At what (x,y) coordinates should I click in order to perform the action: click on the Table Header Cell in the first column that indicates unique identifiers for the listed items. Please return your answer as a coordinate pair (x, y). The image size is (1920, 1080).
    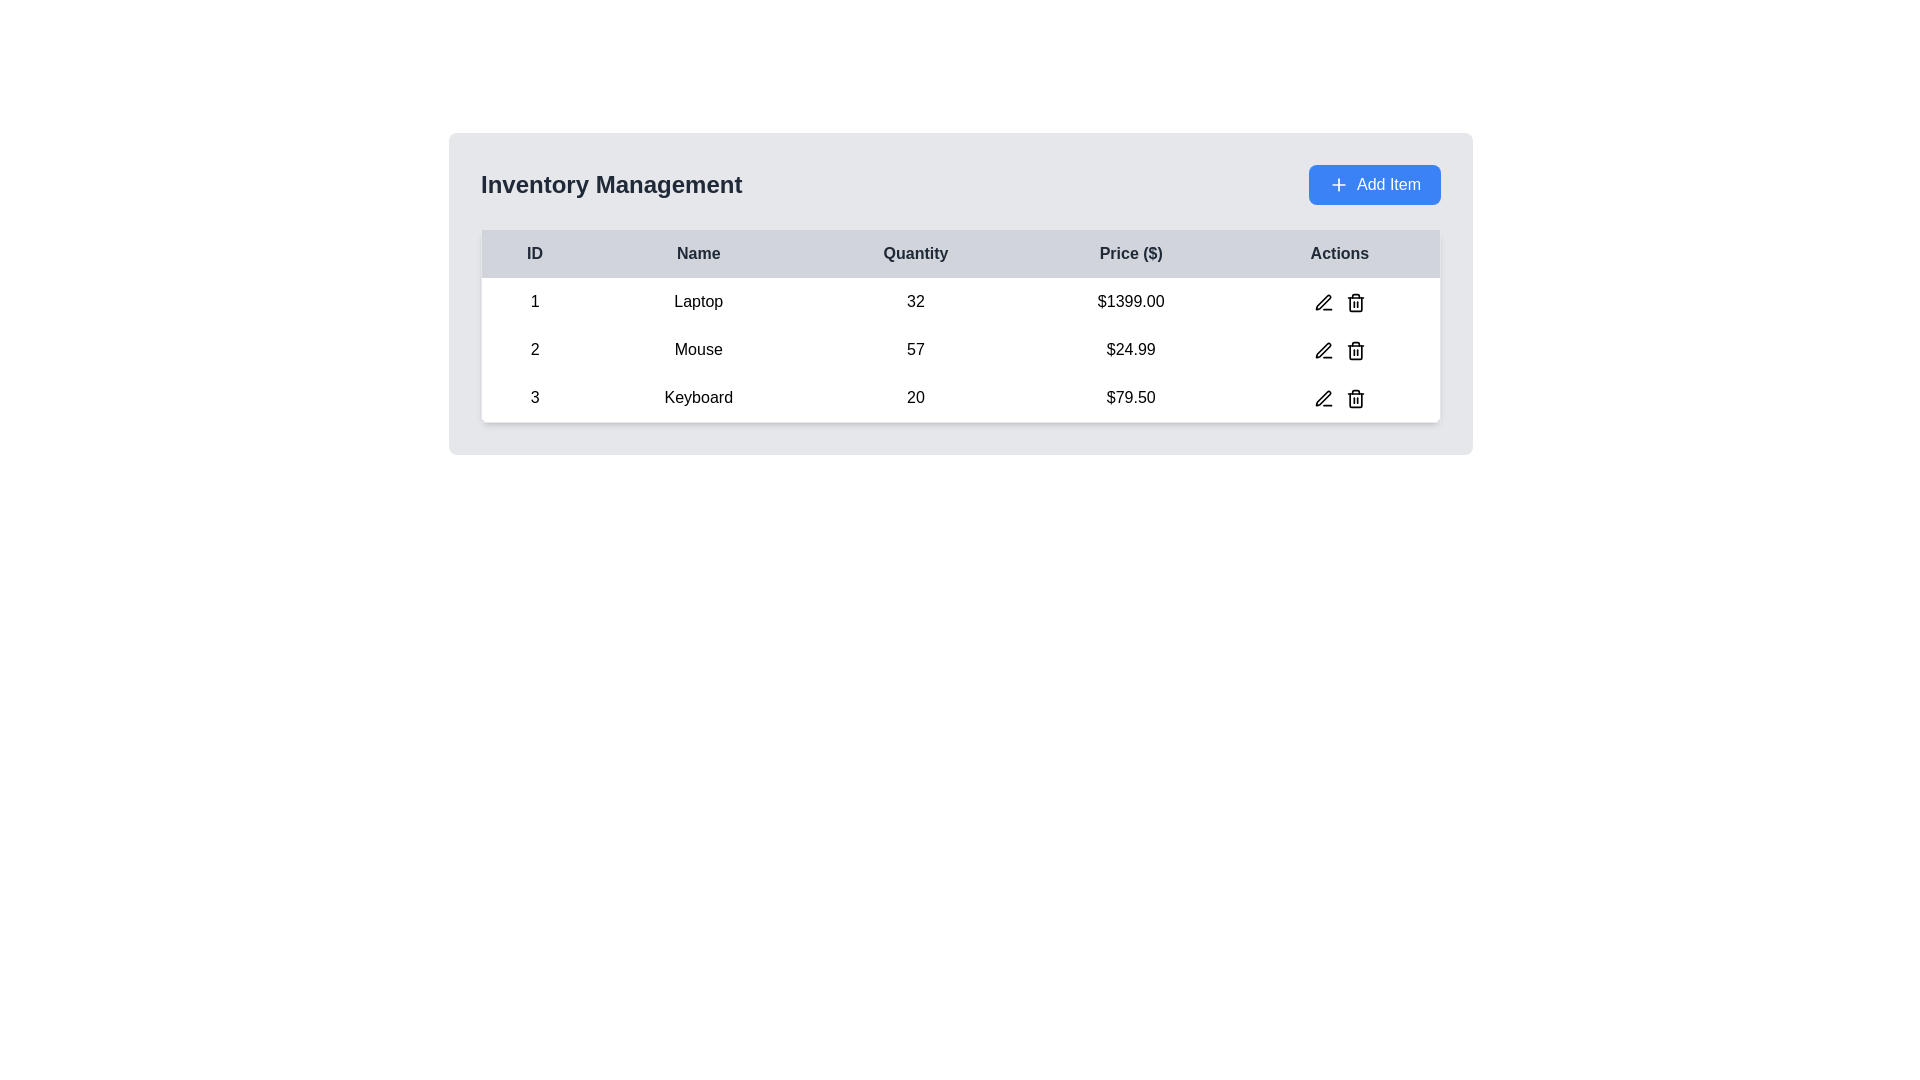
    Looking at the image, I should click on (534, 252).